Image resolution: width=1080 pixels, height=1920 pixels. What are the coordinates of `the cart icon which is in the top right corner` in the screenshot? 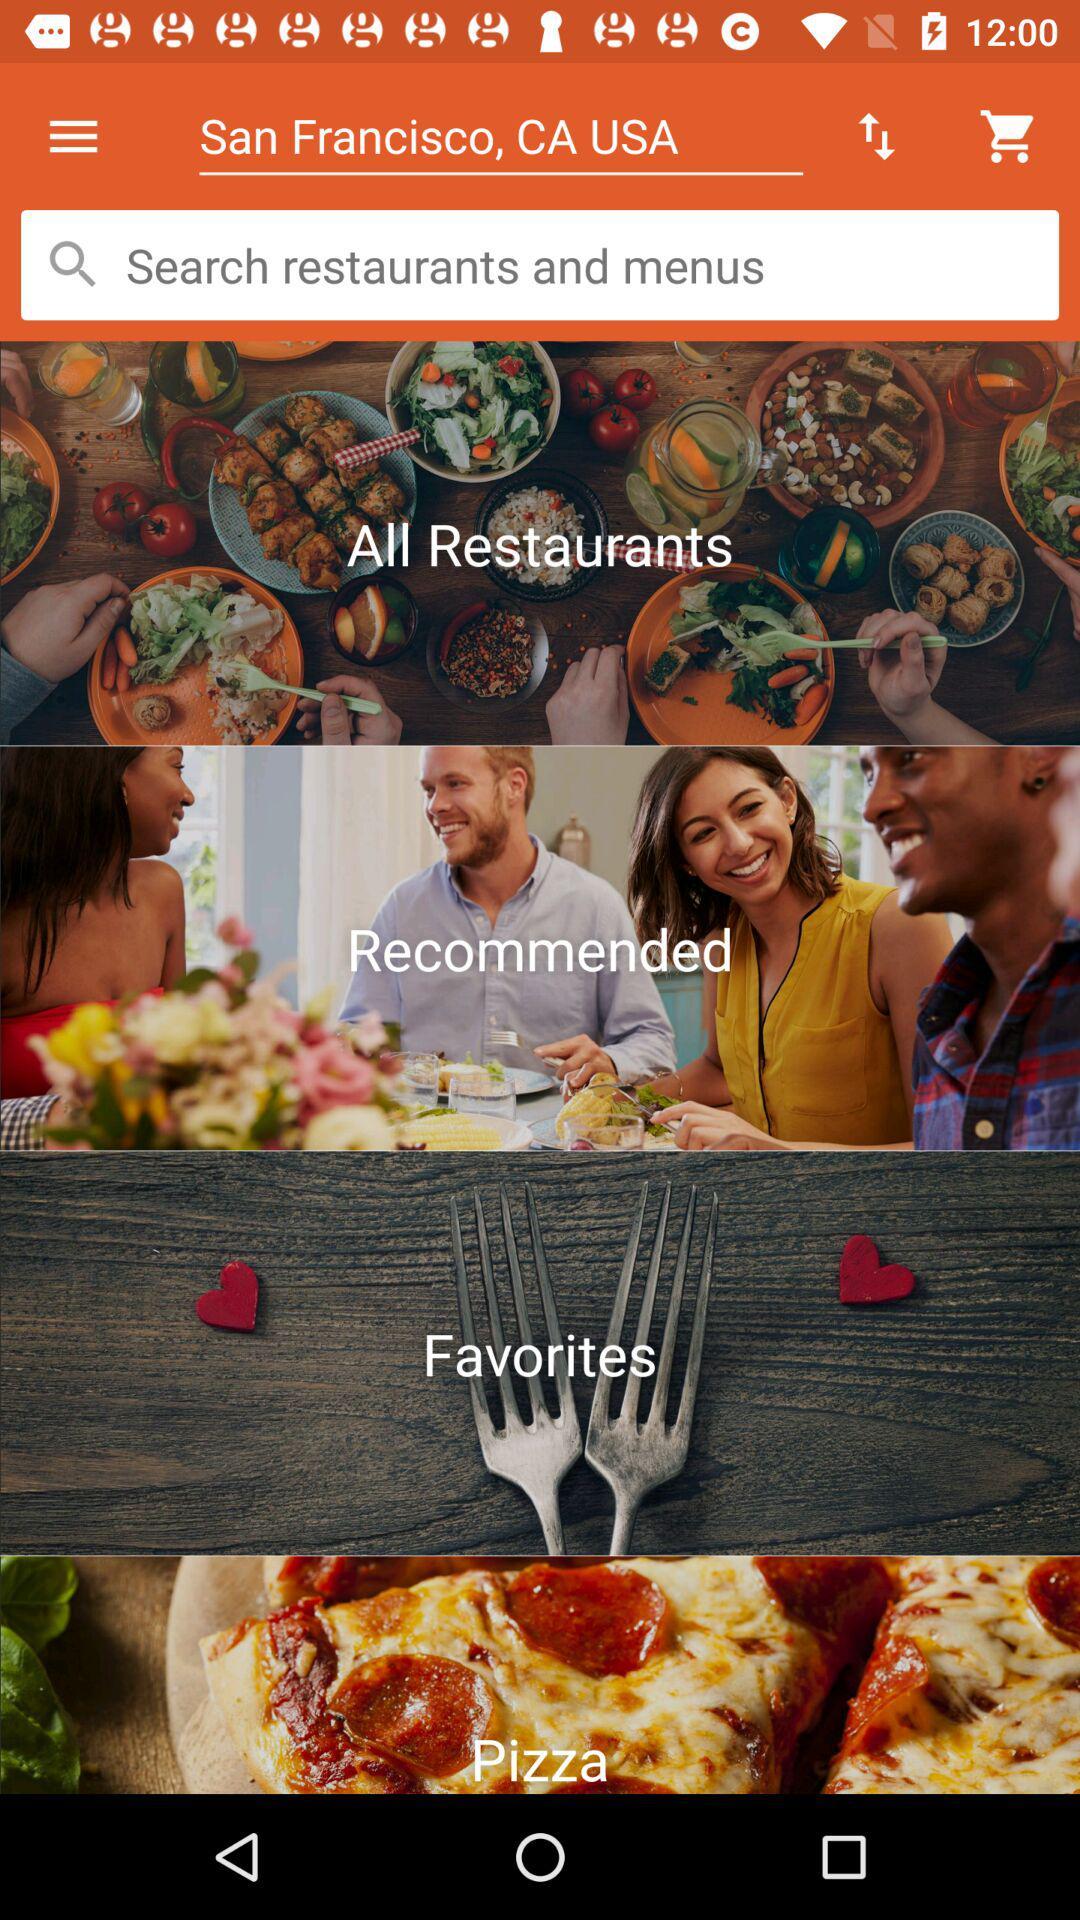 It's located at (1009, 135).